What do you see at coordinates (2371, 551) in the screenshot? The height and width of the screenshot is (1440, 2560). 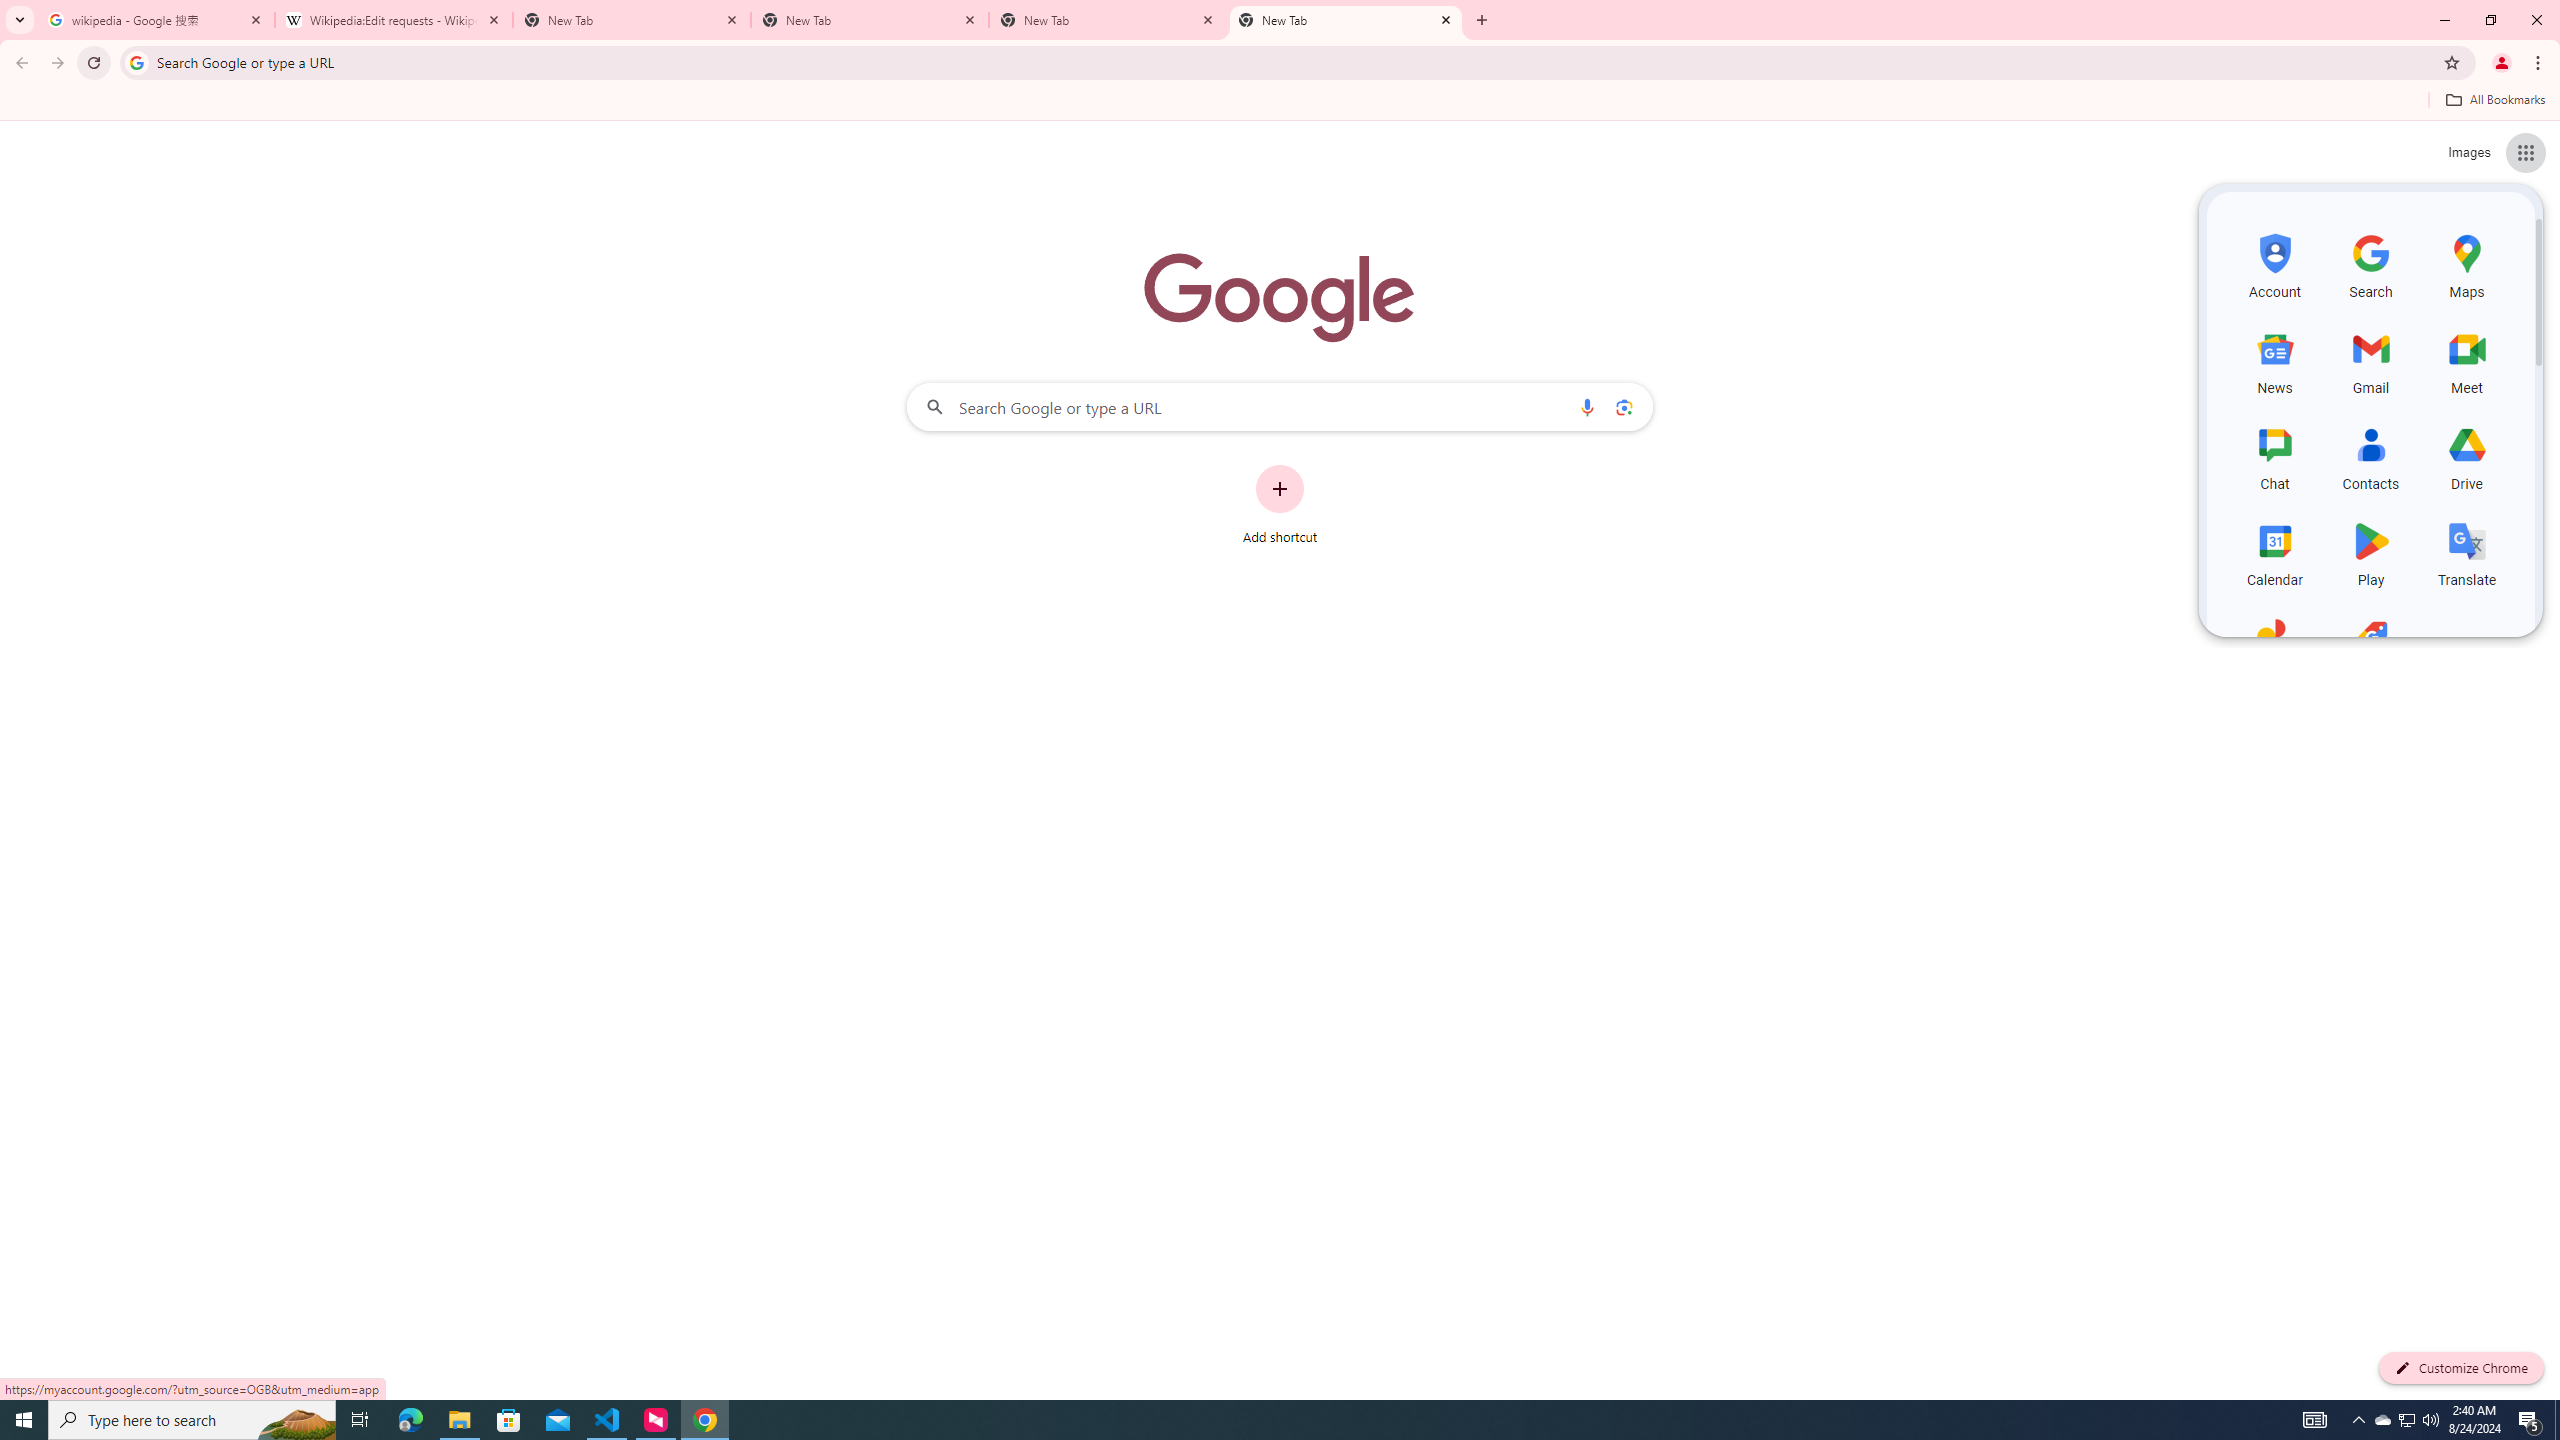 I see `'Play, row 4 of 5 and column 2 of 3 in the first section'` at bounding box center [2371, 551].